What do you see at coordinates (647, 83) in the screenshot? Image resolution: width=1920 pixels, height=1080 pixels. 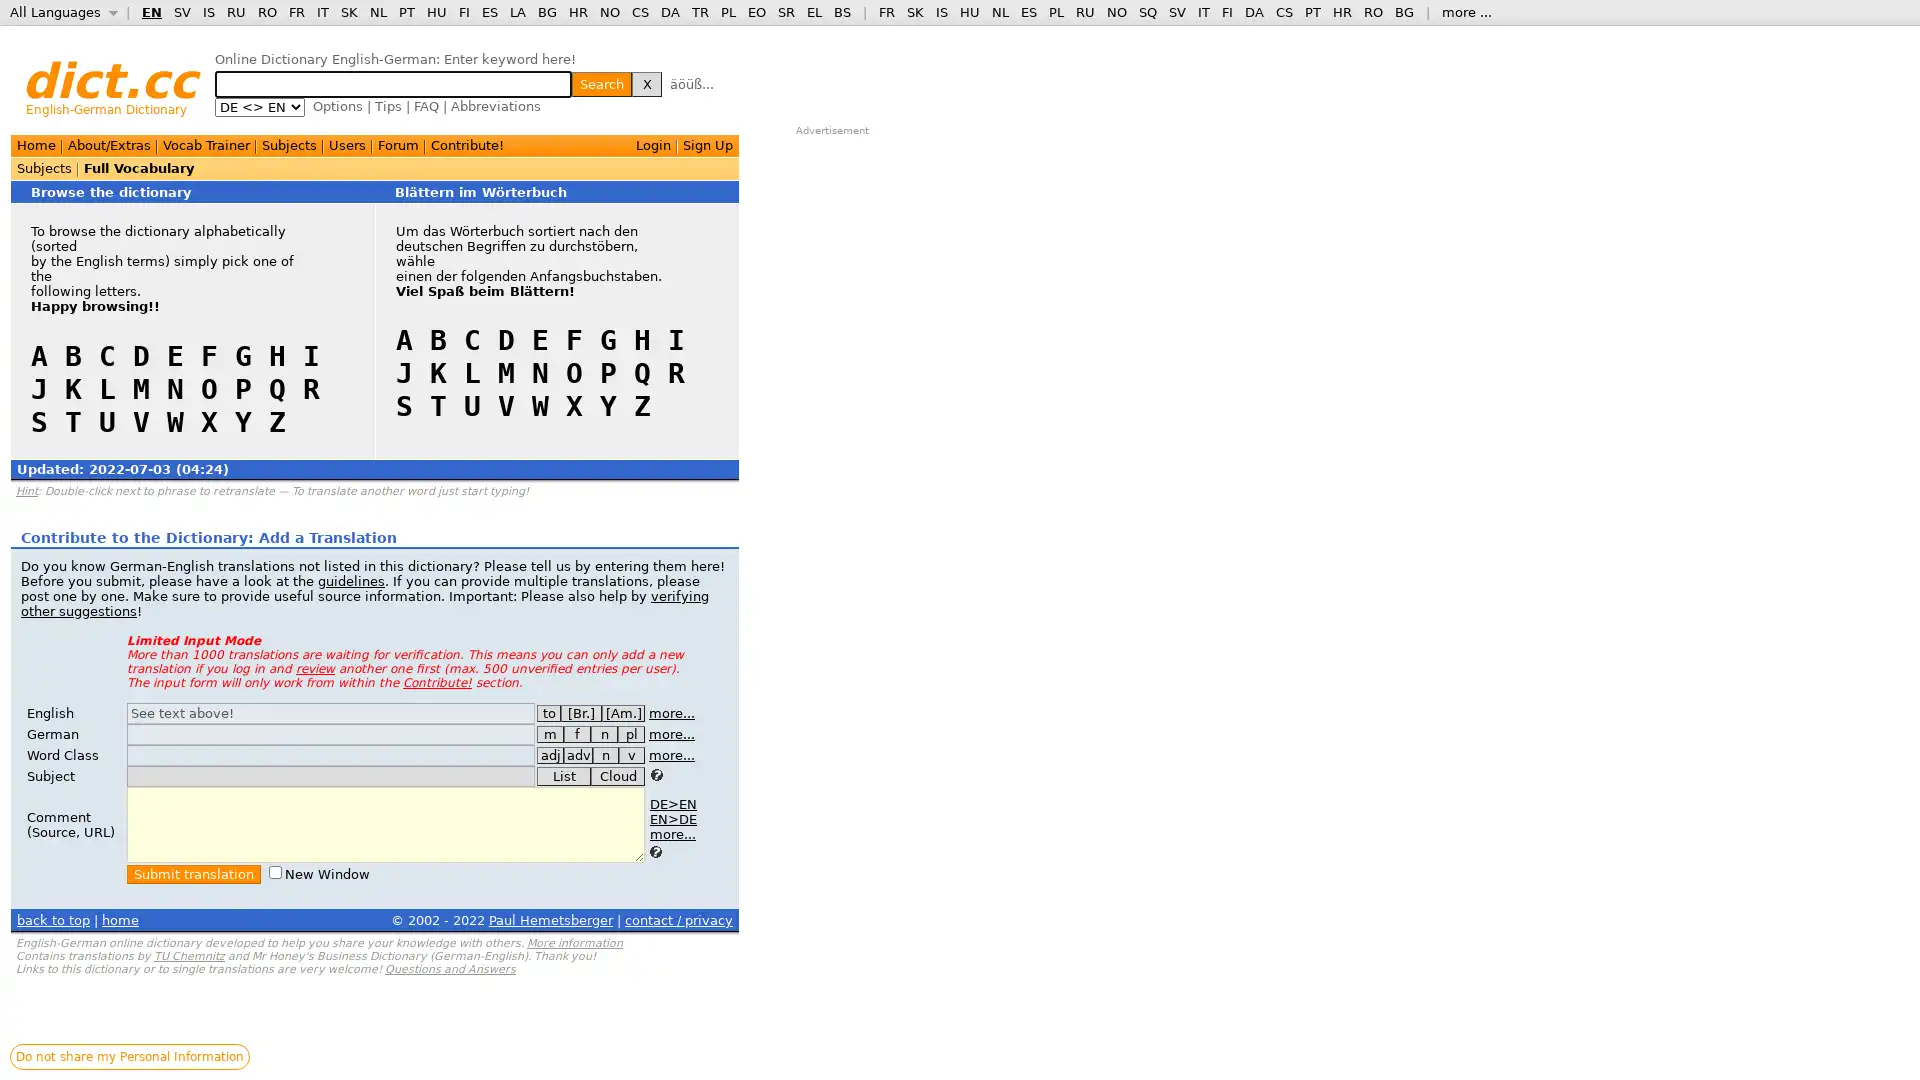 I see `X` at bounding box center [647, 83].